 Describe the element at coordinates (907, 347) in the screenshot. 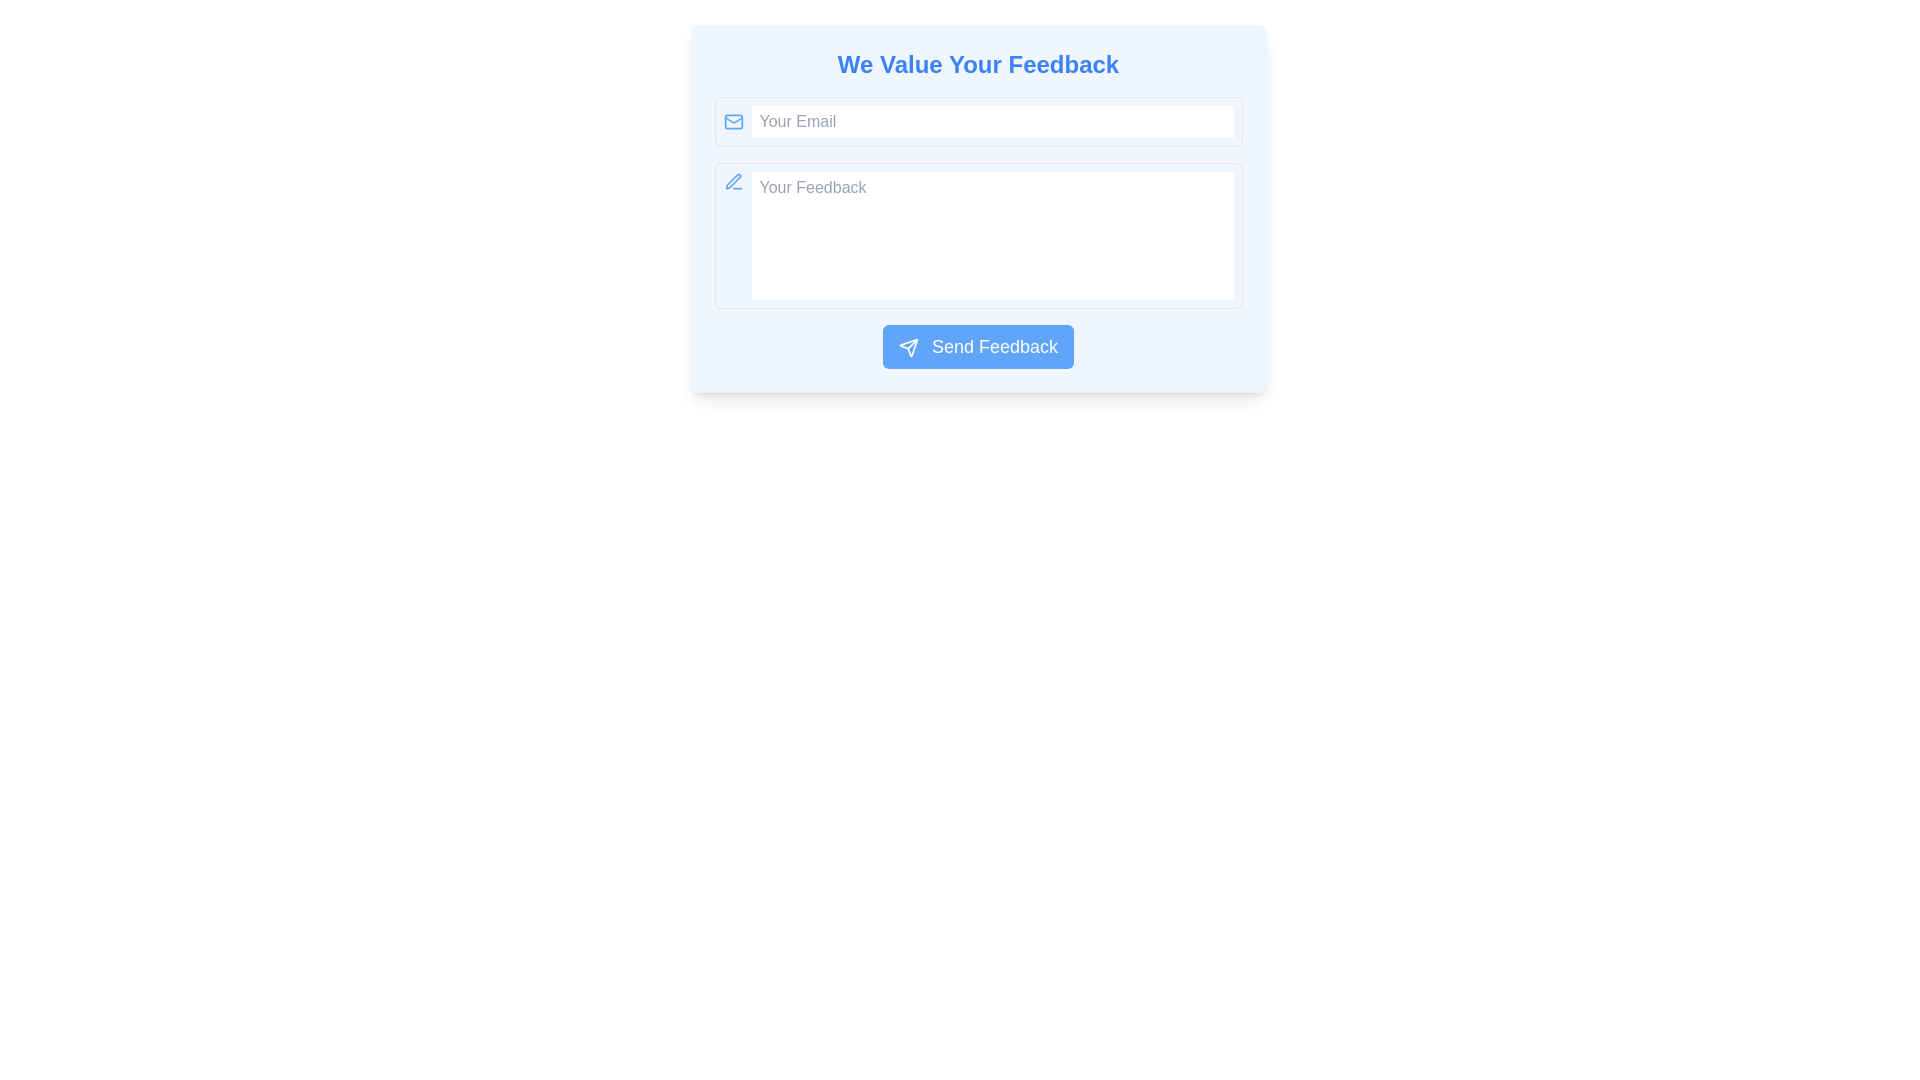

I see `the icon representing sending or forwarding an item, which is located in the 'Send Feedback' button area, just above the text label` at that location.